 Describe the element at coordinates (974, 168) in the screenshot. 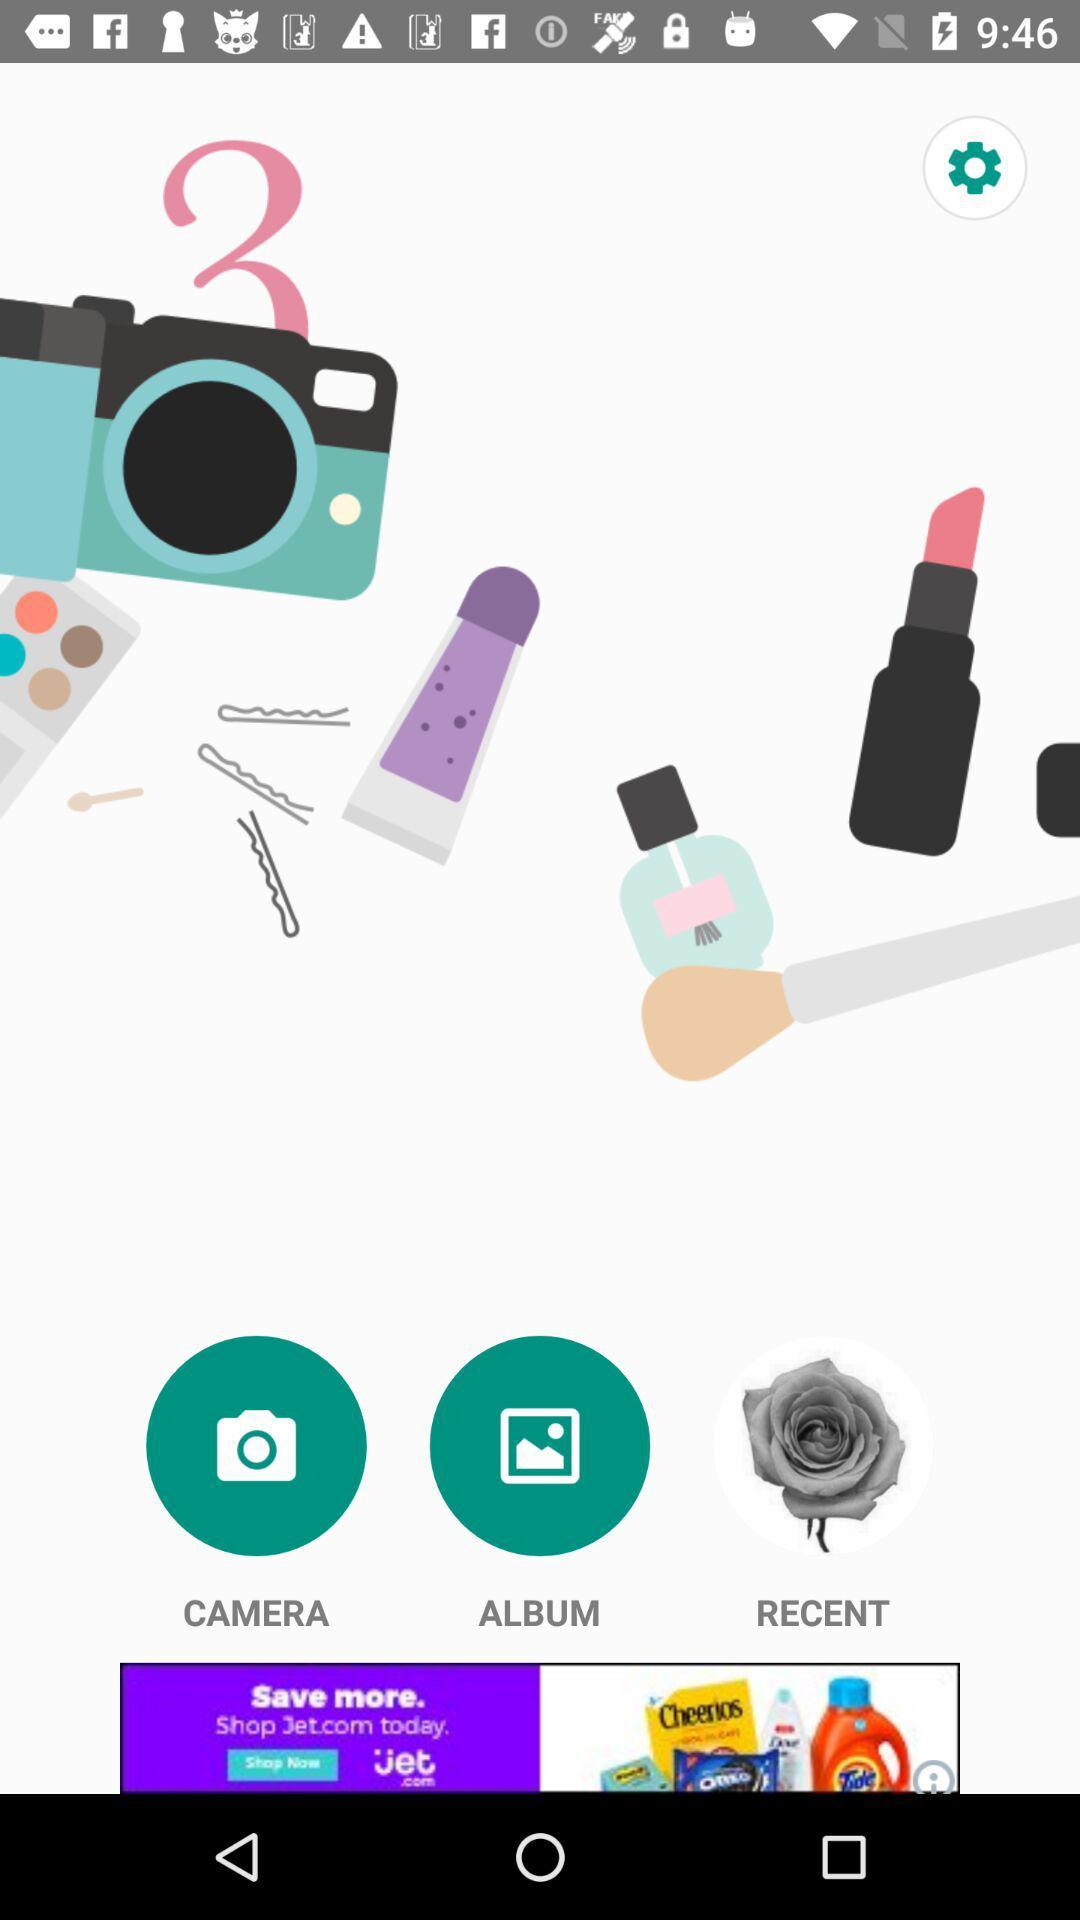

I see `the settings icon` at that location.